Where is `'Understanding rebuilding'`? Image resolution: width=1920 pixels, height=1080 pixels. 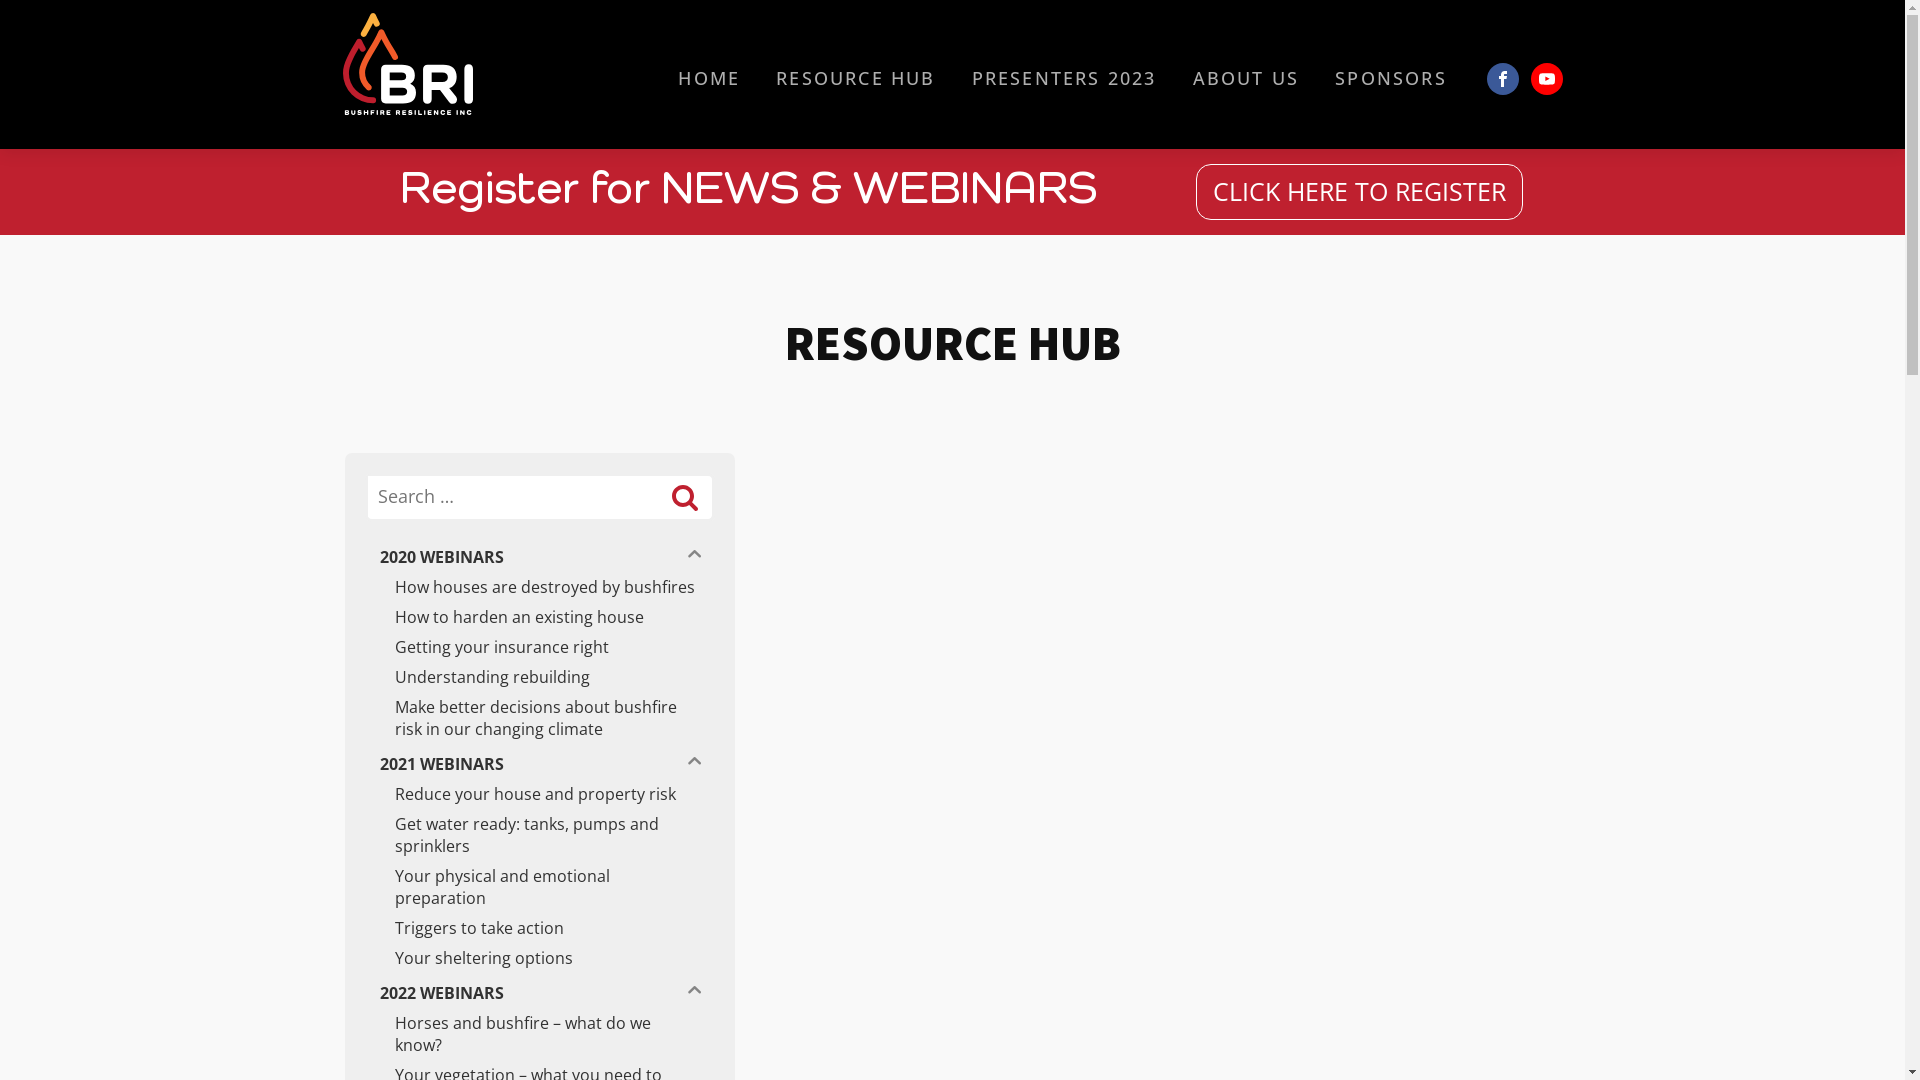
'Understanding rebuilding' is located at coordinates (538, 676).